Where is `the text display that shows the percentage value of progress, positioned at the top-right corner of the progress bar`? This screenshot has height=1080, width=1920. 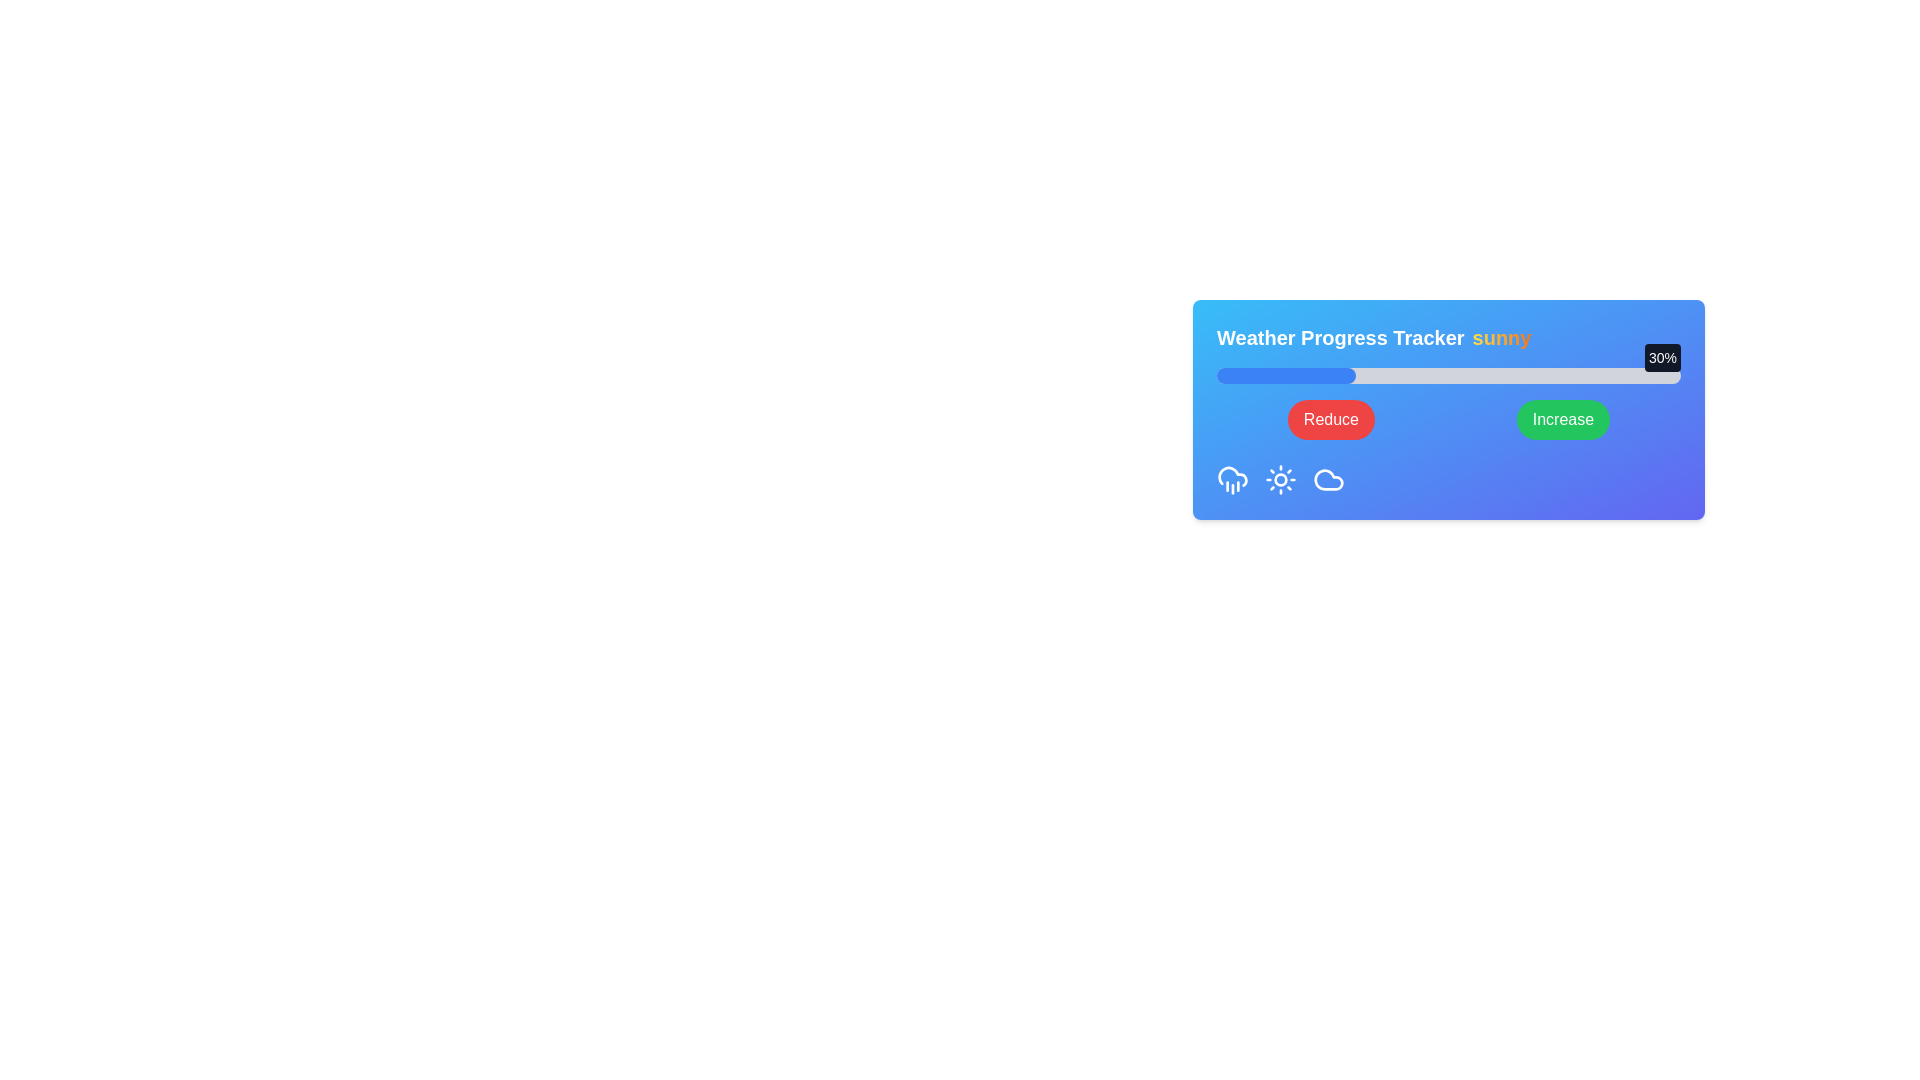 the text display that shows the percentage value of progress, positioned at the top-right corner of the progress bar is located at coordinates (1662, 357).